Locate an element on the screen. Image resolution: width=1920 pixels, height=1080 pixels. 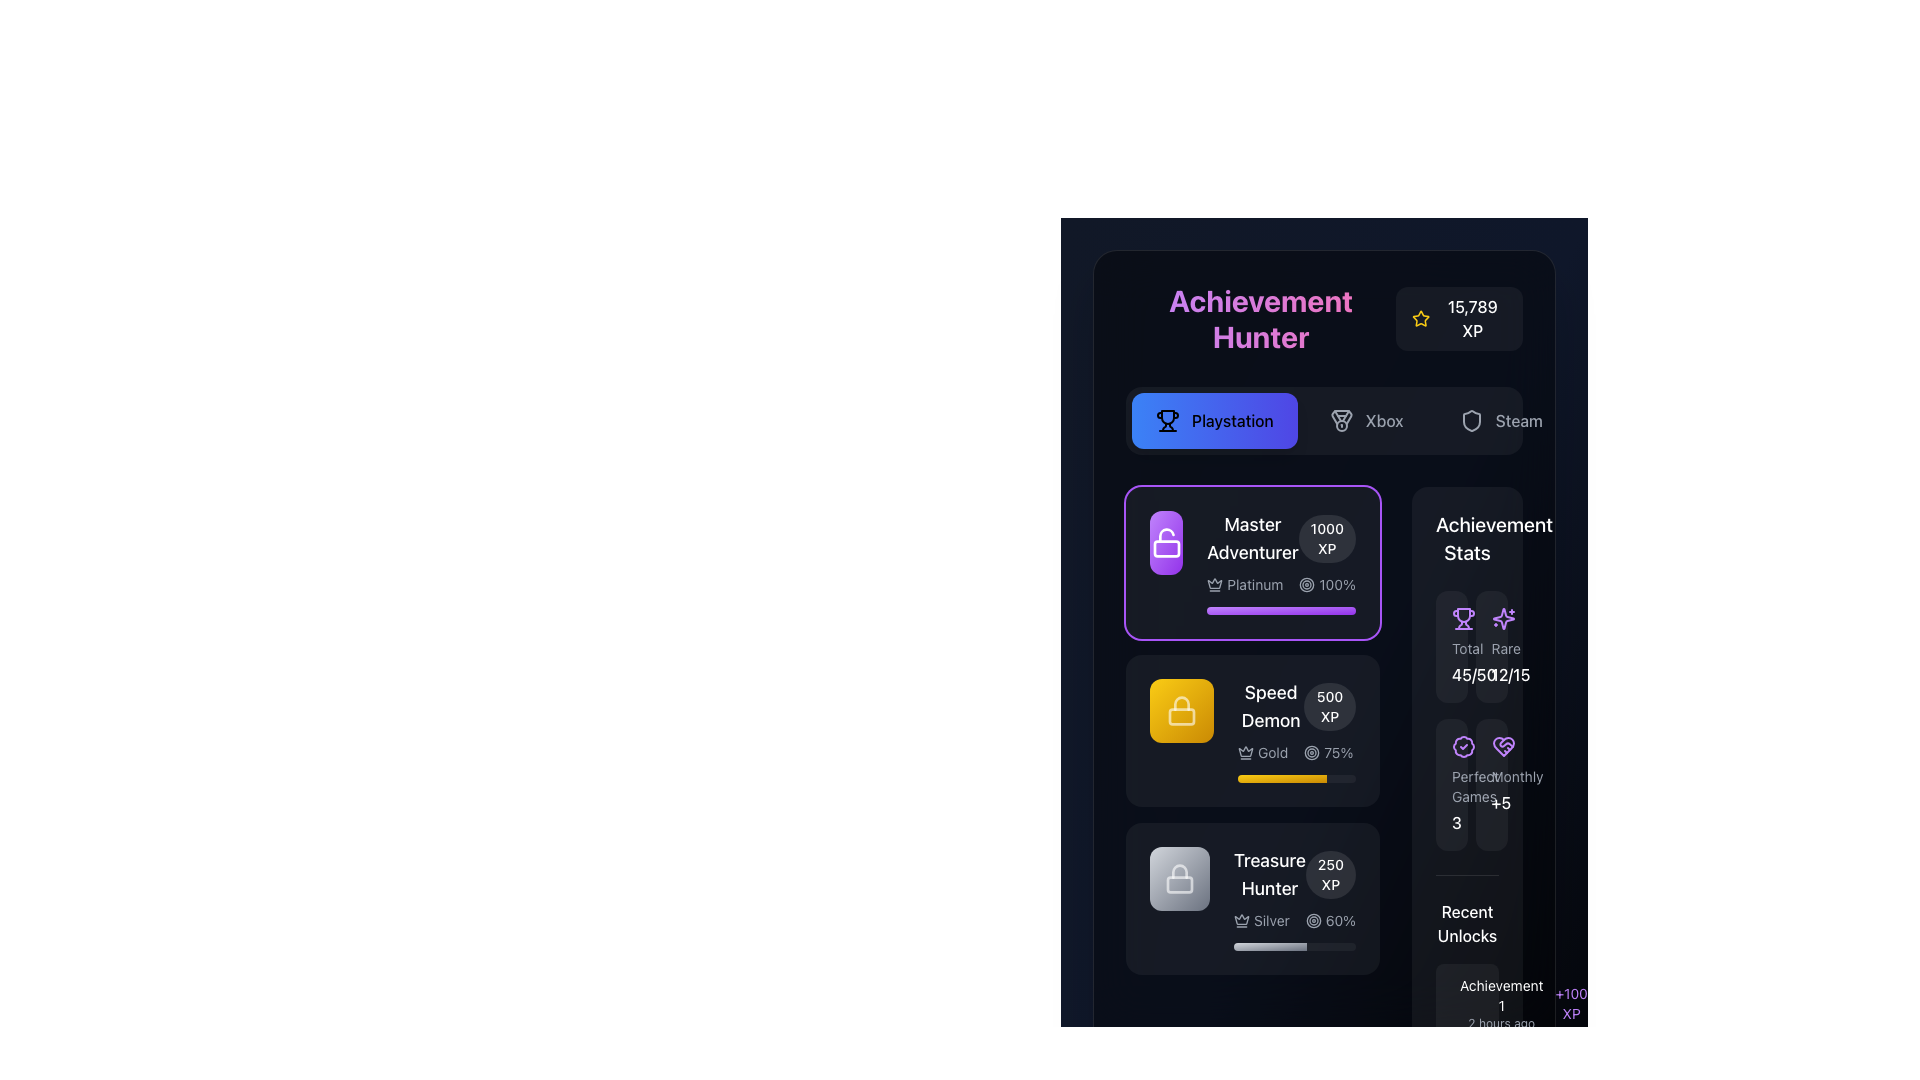
the locked status icon on the 'Speed Demon' achievement card, which is positioned to the left of the labels and progress bar within its card is located at coordinates (1181, 709).